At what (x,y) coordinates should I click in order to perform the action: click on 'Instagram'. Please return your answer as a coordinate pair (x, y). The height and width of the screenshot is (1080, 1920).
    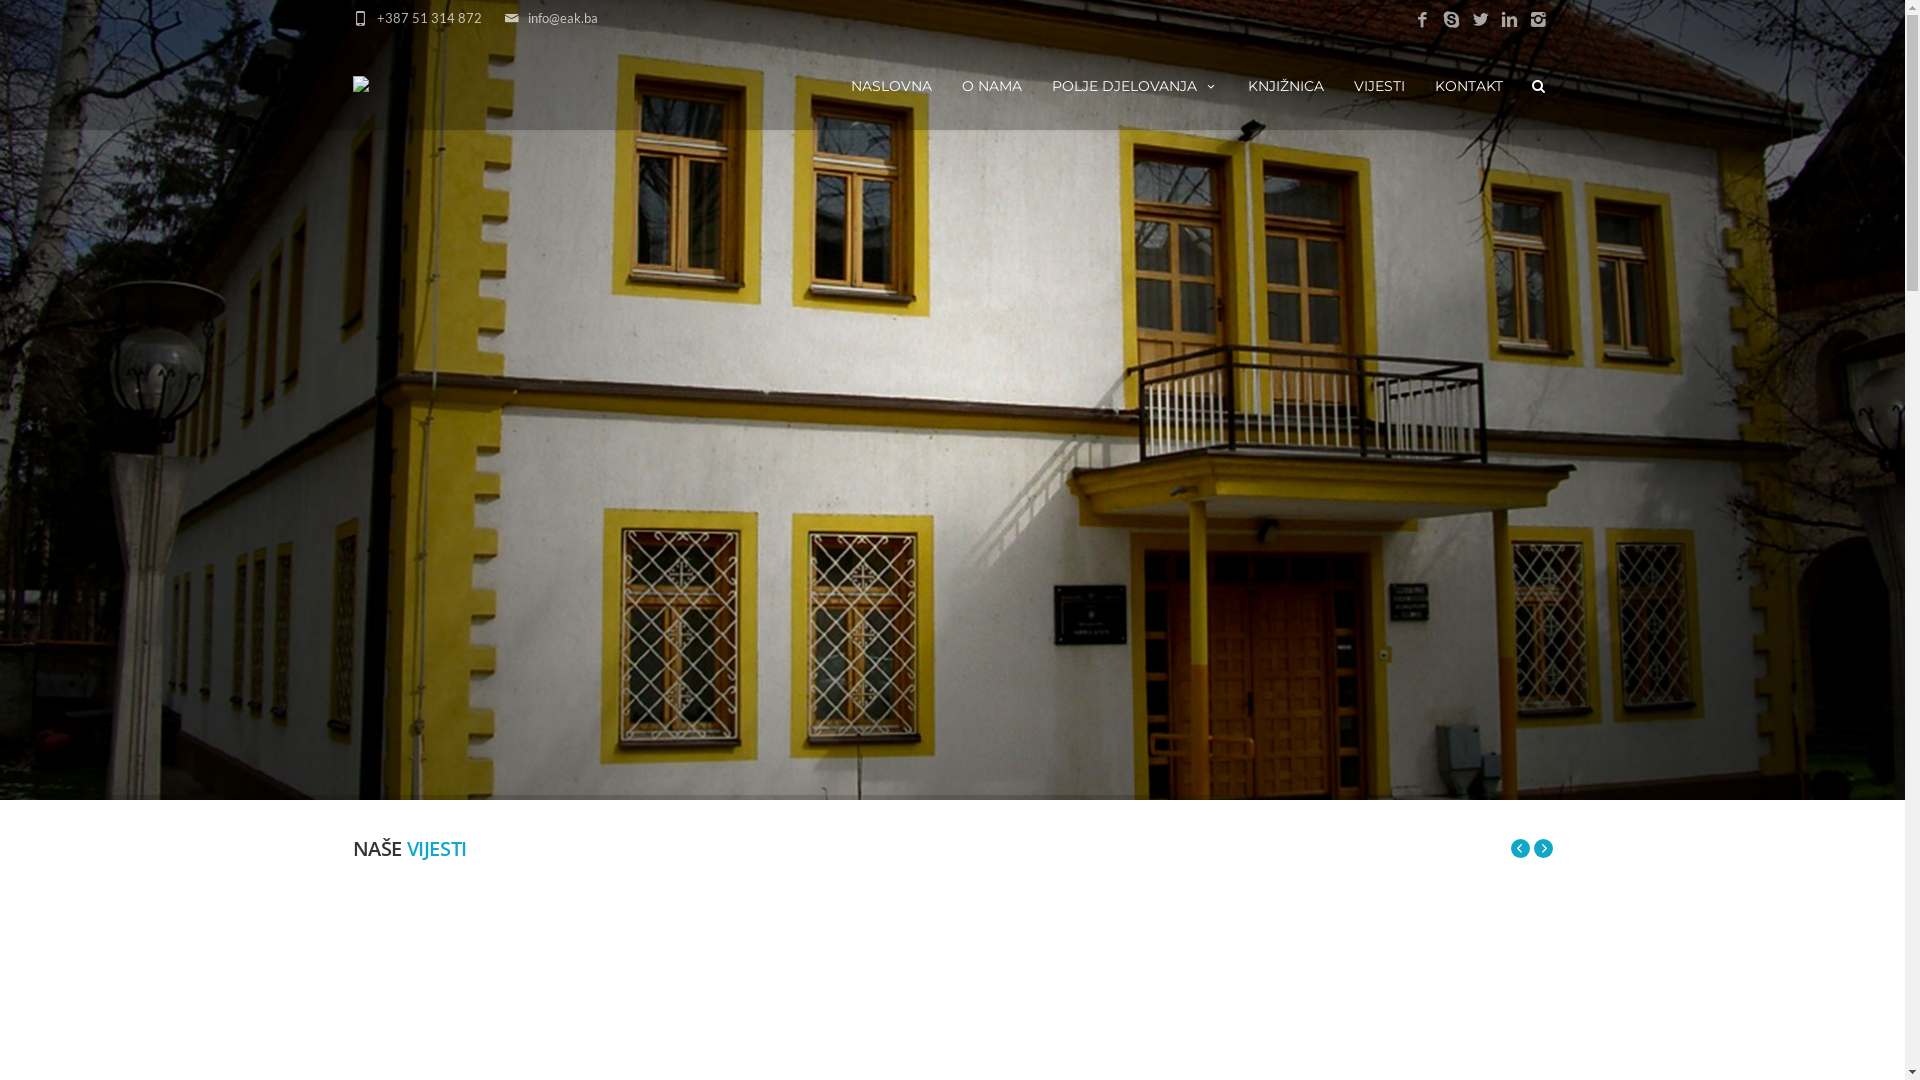
    Looking at the image, I should click on (1507, 1043).